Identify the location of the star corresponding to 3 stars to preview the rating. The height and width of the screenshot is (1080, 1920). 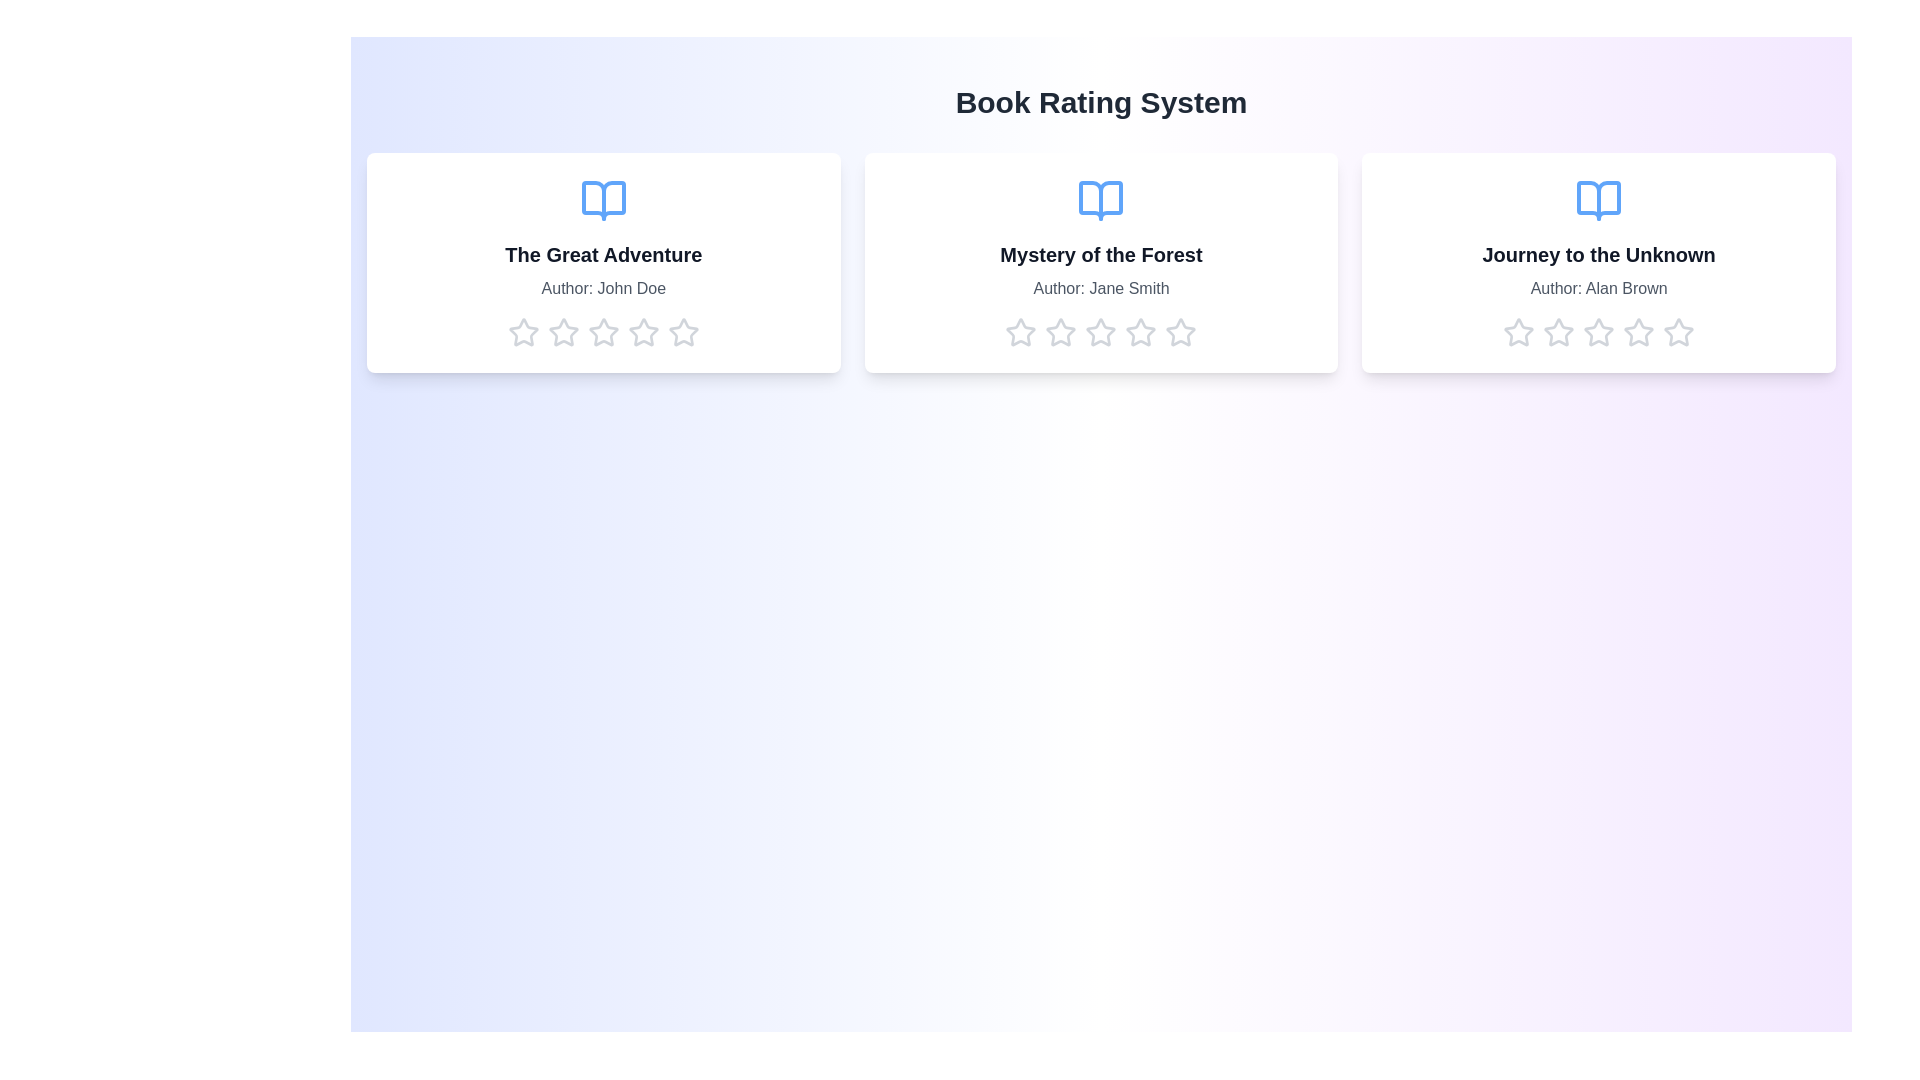
(602, 331).